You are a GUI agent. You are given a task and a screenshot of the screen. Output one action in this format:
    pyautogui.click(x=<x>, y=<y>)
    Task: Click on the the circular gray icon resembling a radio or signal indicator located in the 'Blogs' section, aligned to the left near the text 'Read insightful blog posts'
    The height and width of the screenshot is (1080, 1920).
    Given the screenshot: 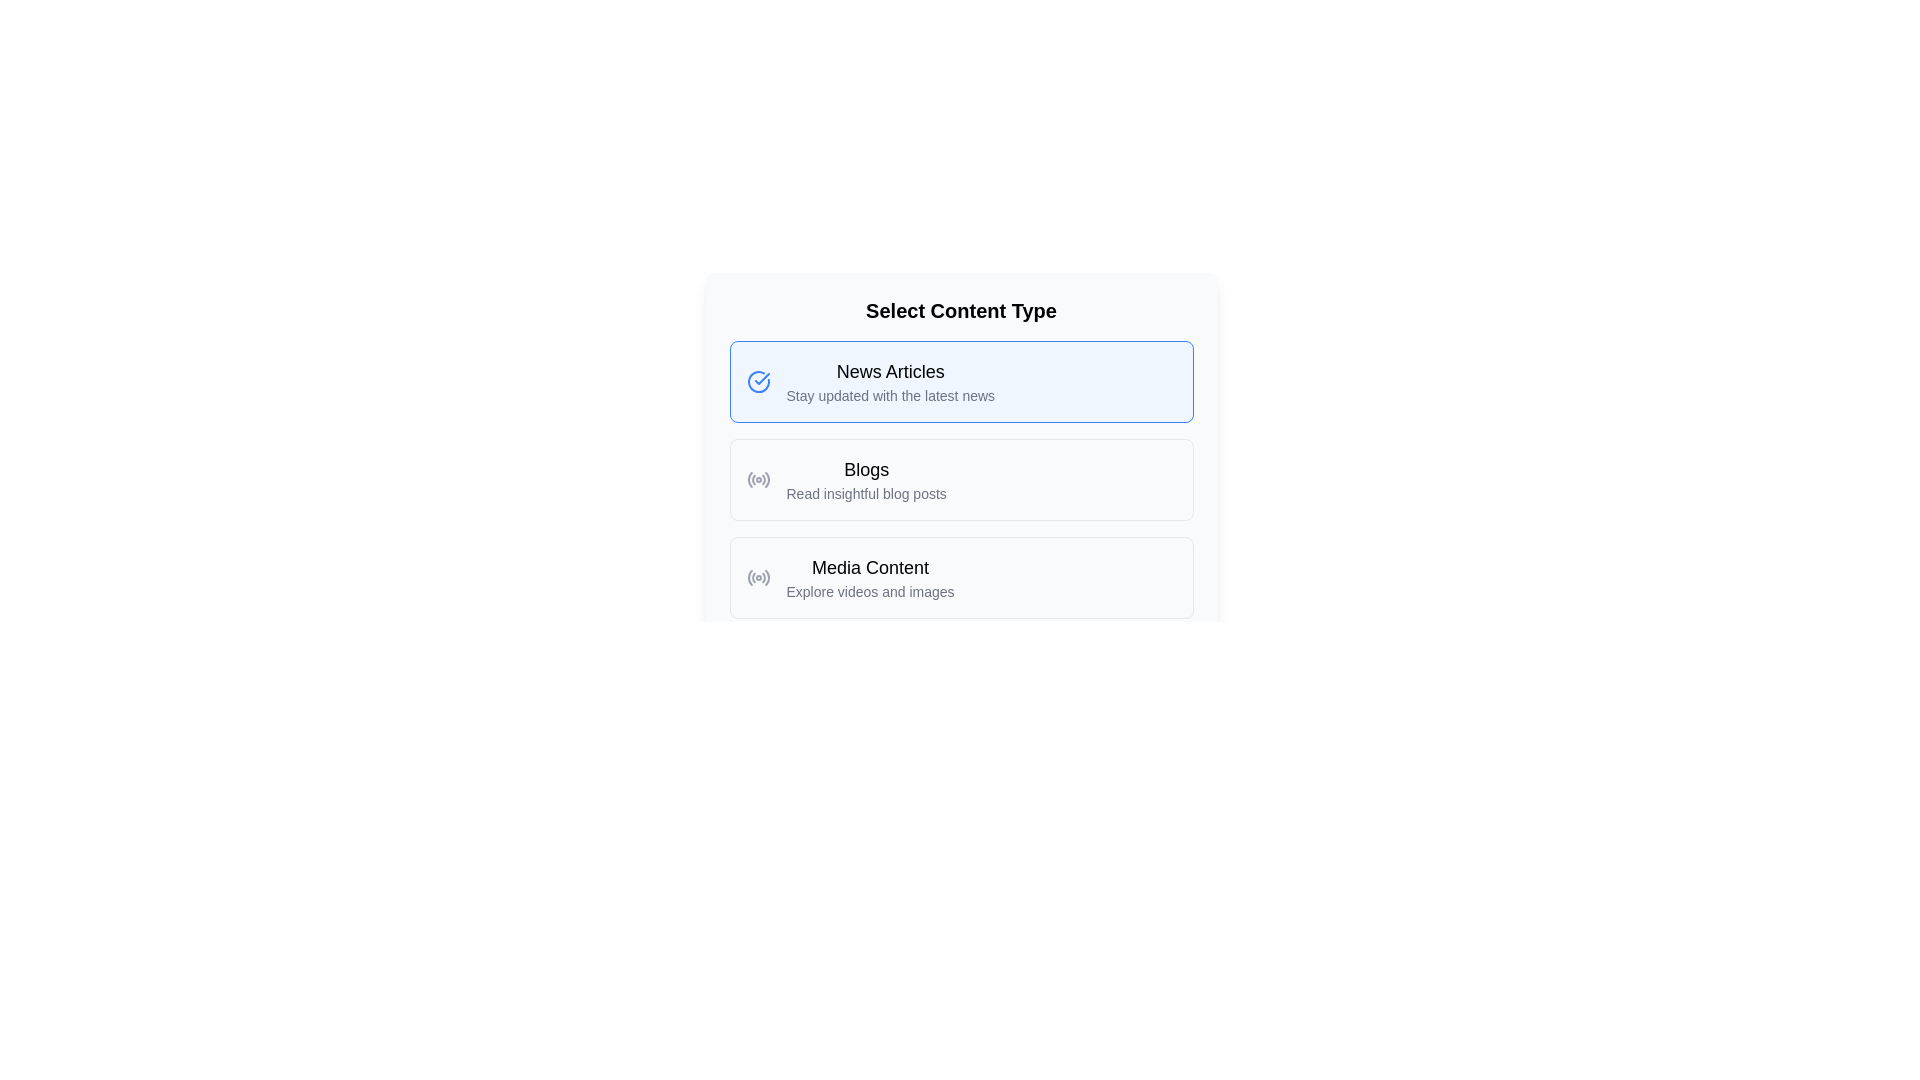 What is the action you would take?
    pyautogui.click(x=757, y=479)
    